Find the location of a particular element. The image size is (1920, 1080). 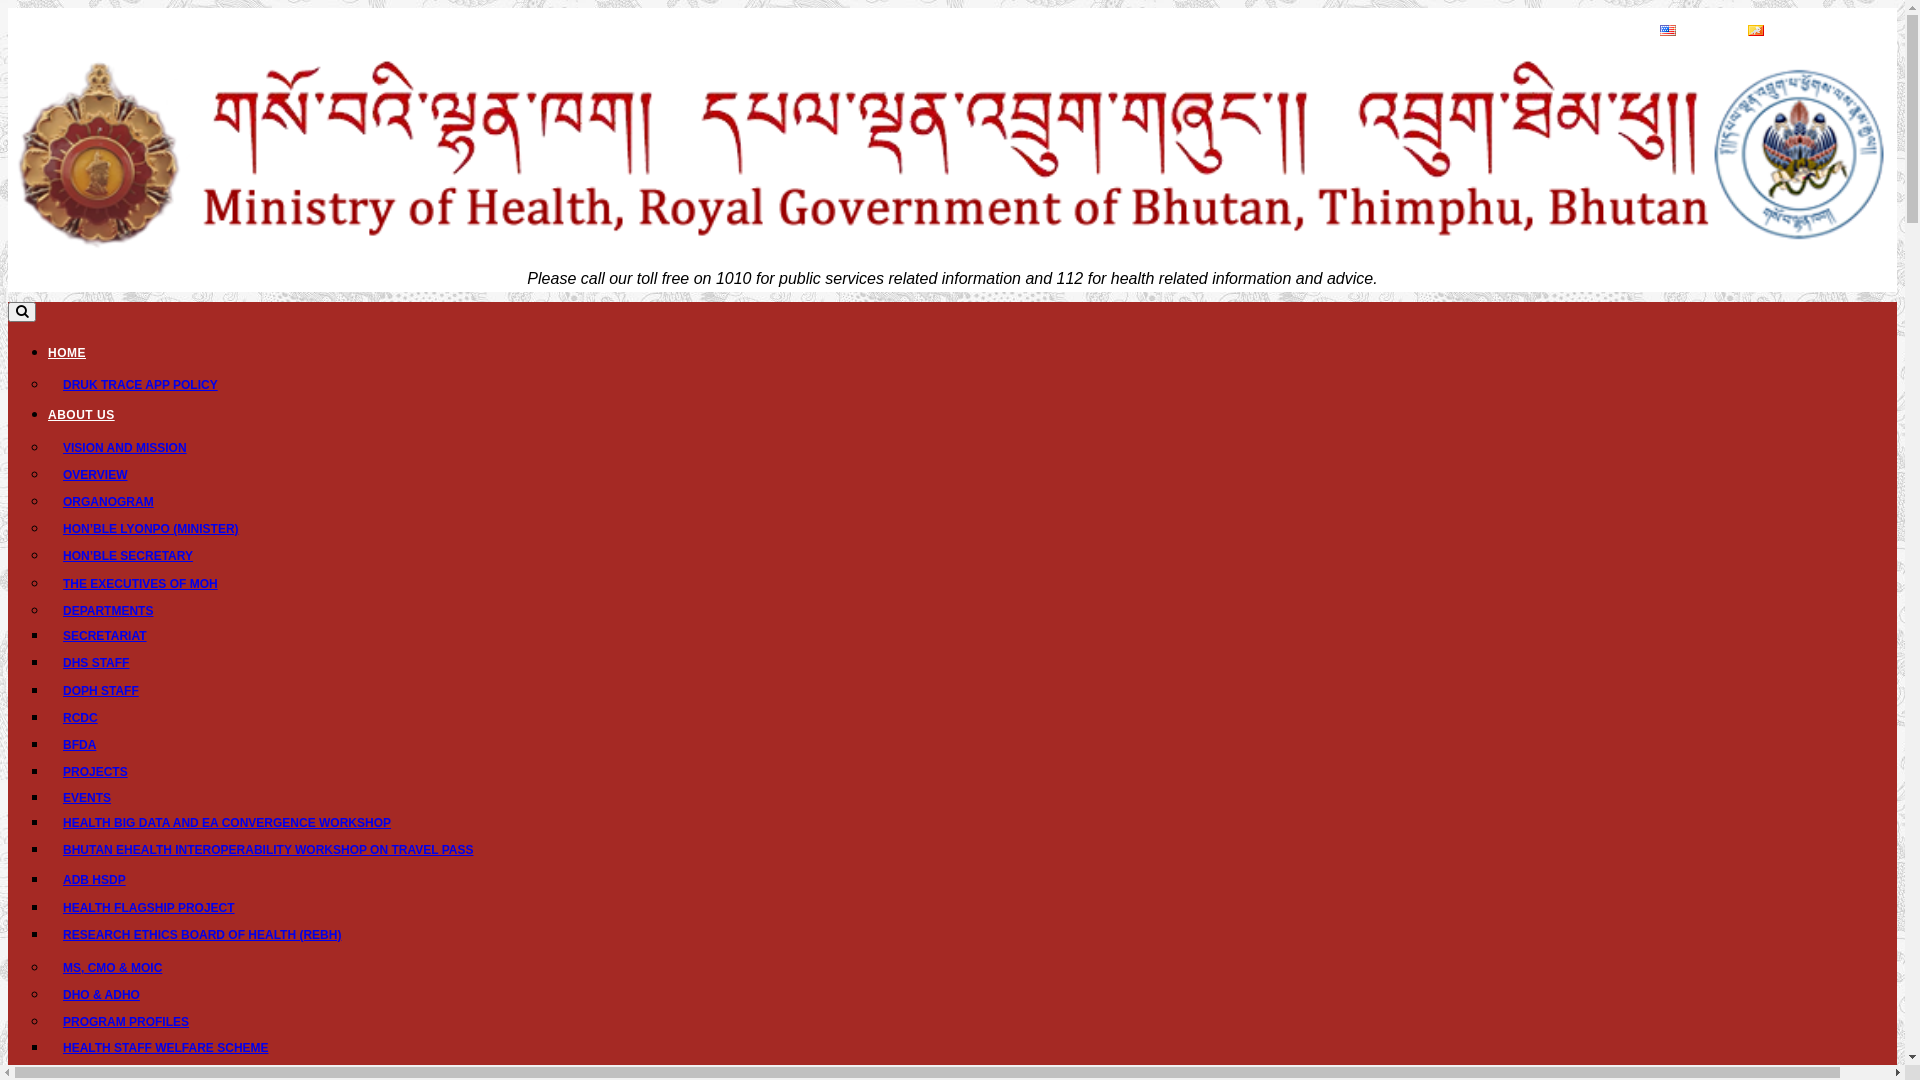

'Toggle search' is located at coordinates (22, 311).